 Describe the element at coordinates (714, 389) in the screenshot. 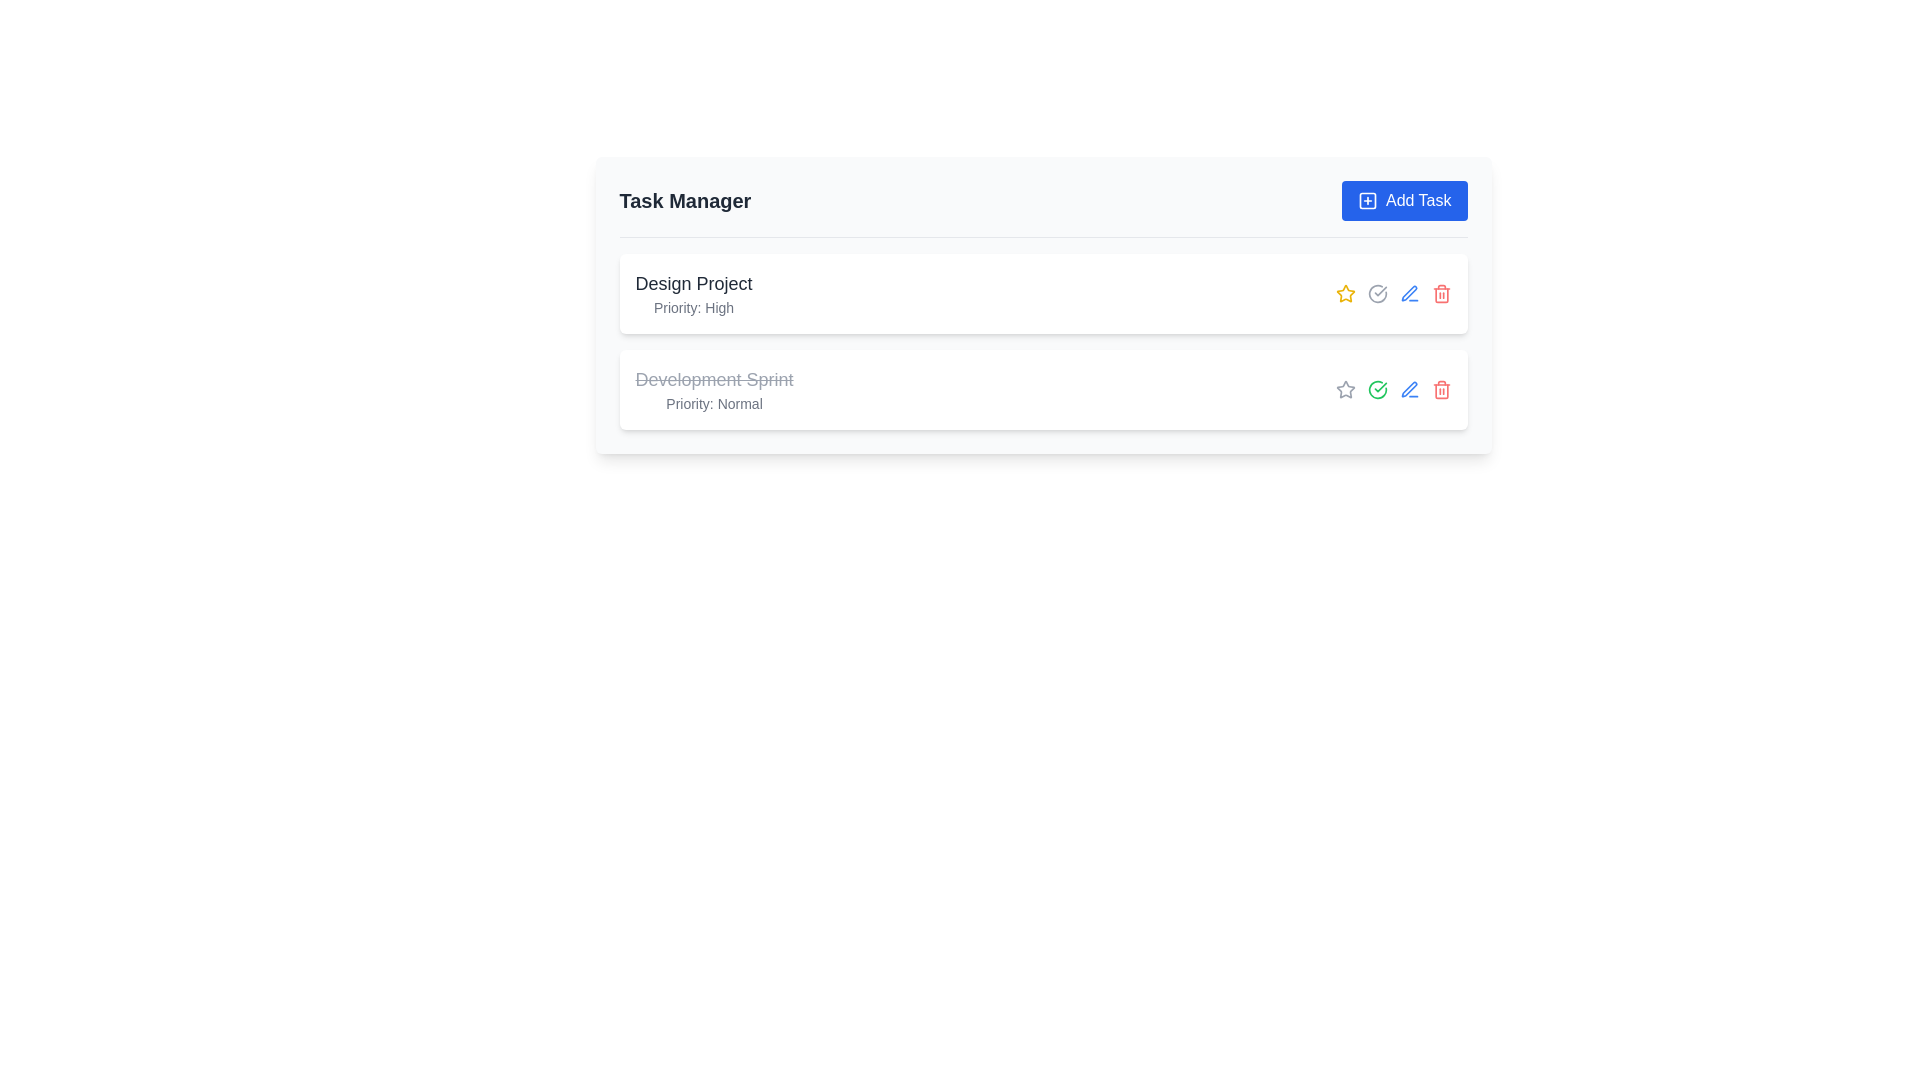

I see `the static text display component that shows 'Development Sprint' with a strikethrough and 'Priority: Normal' below it, indicating its completion status` at that location.